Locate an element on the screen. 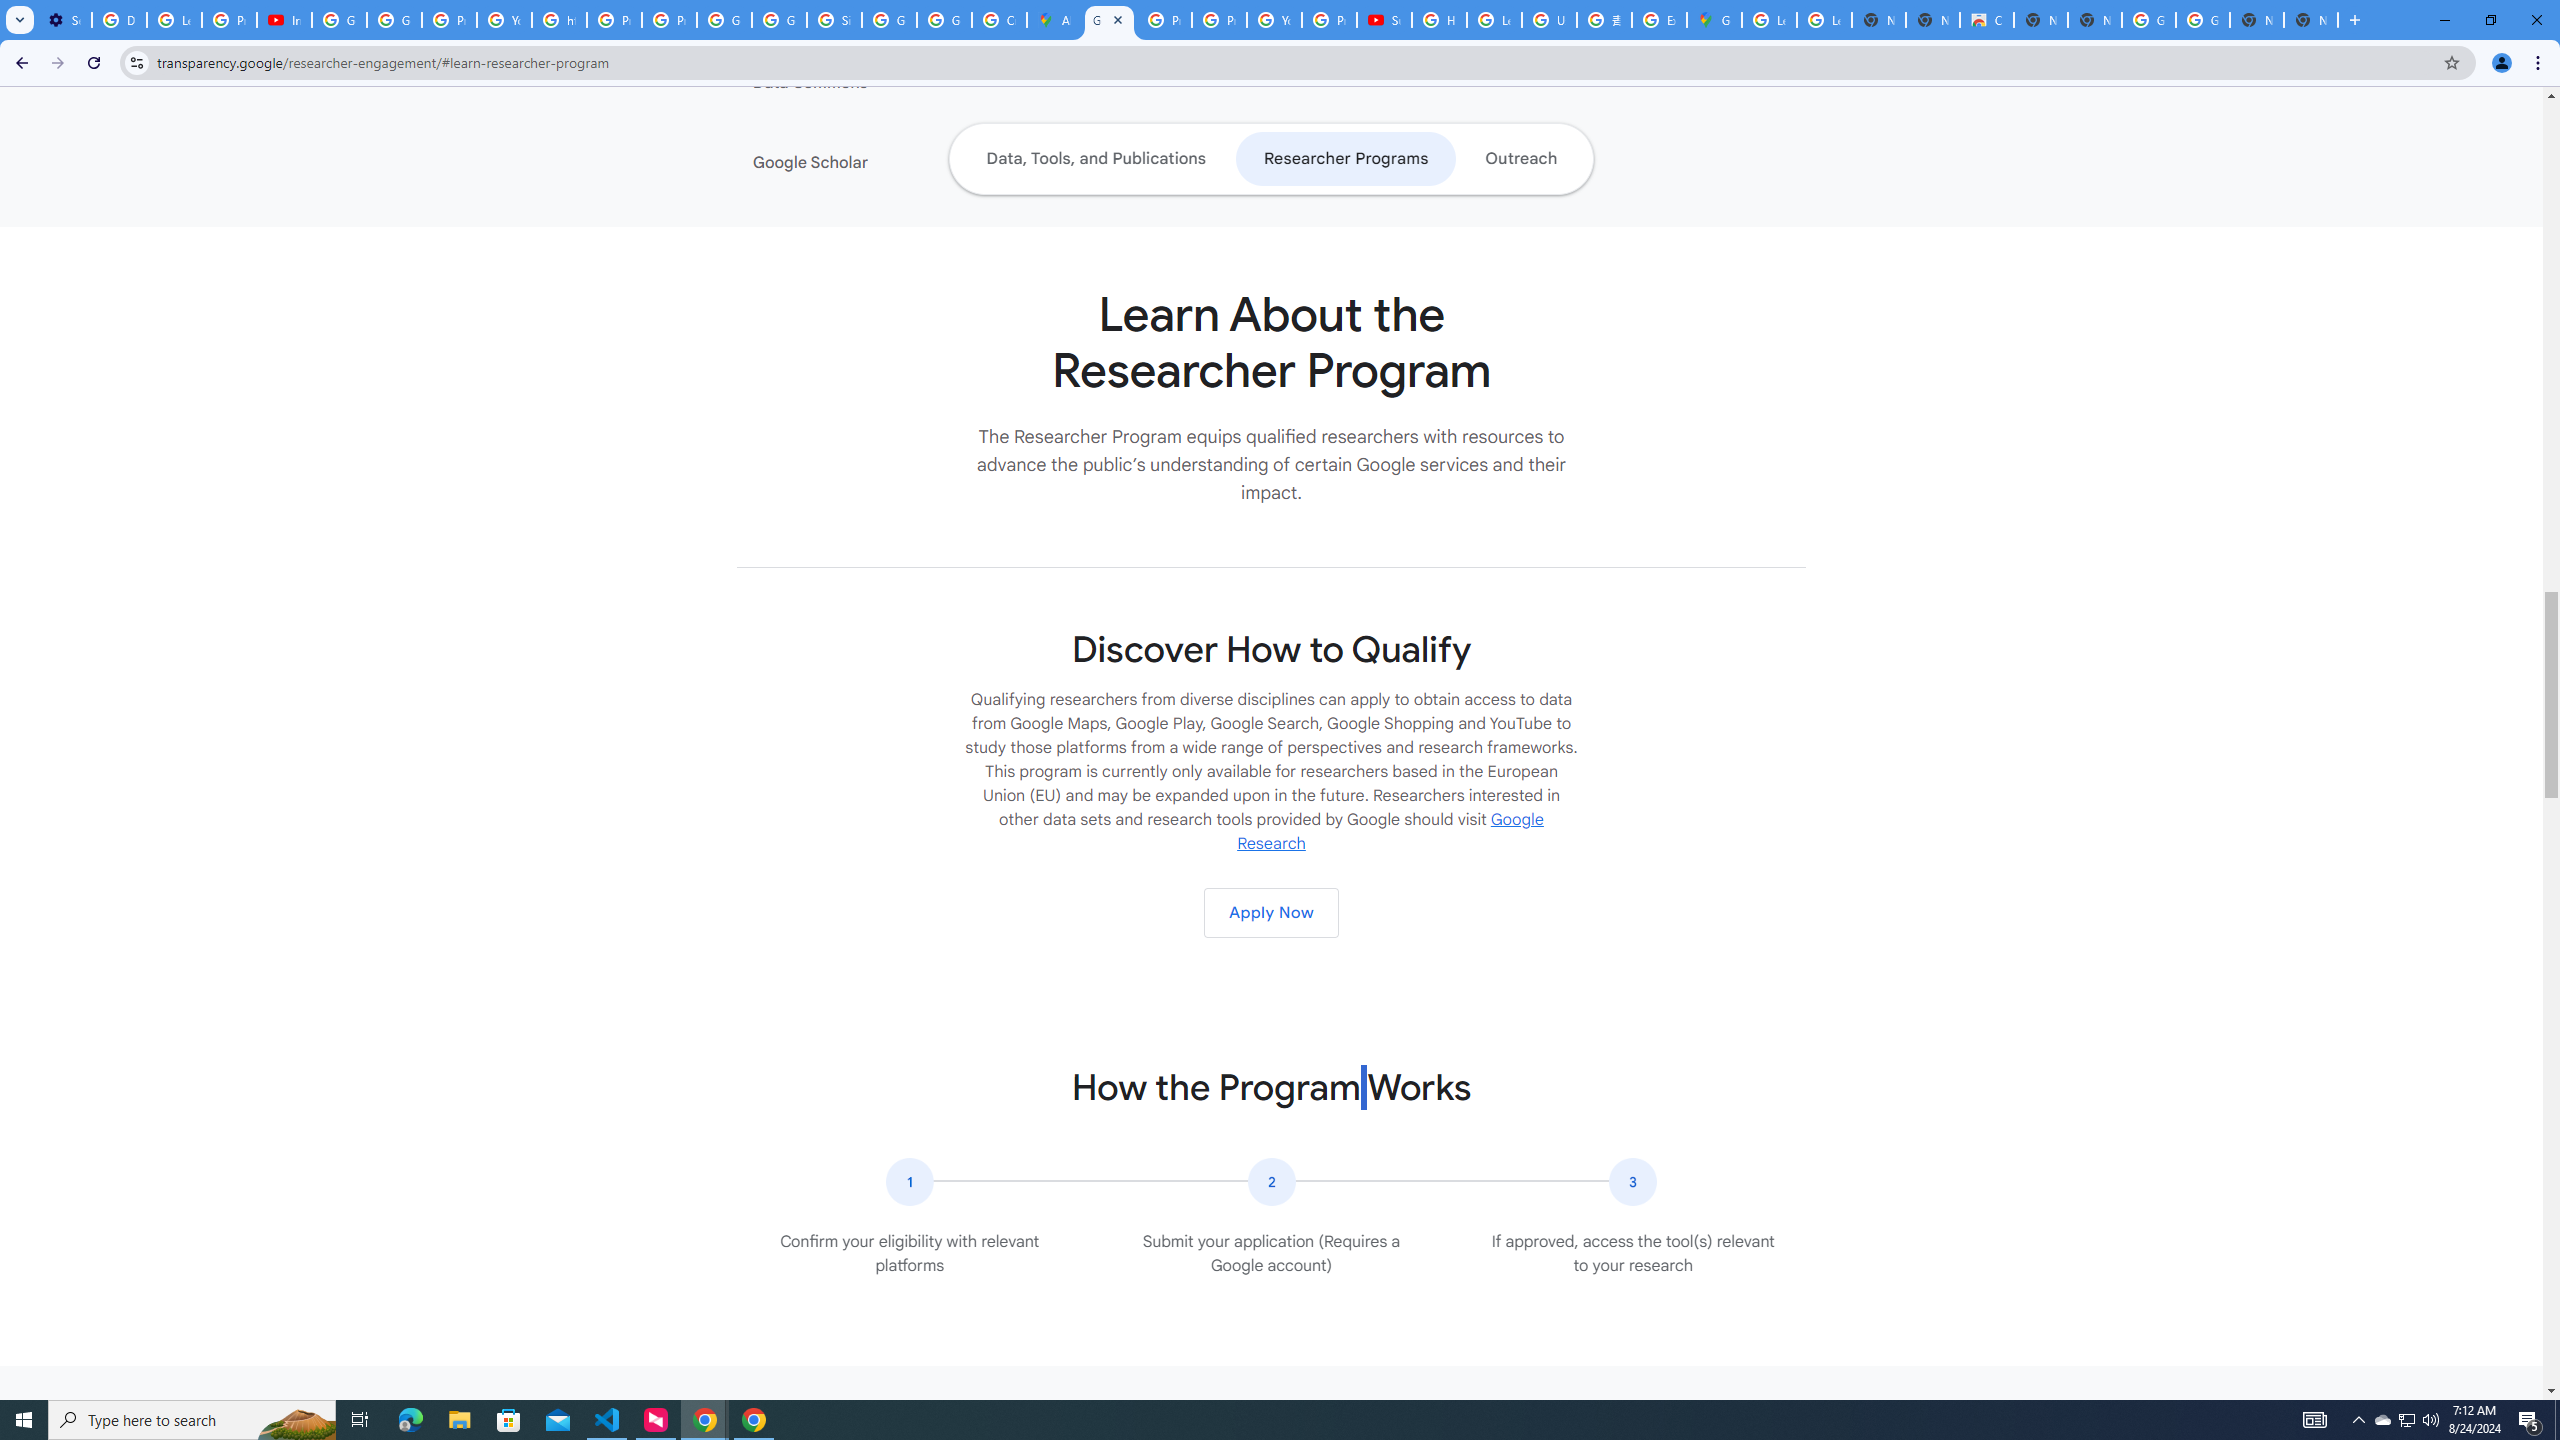 This screenshot has width=2560, height=1440. 'Outreach' is located at coordinates (1520, 158).